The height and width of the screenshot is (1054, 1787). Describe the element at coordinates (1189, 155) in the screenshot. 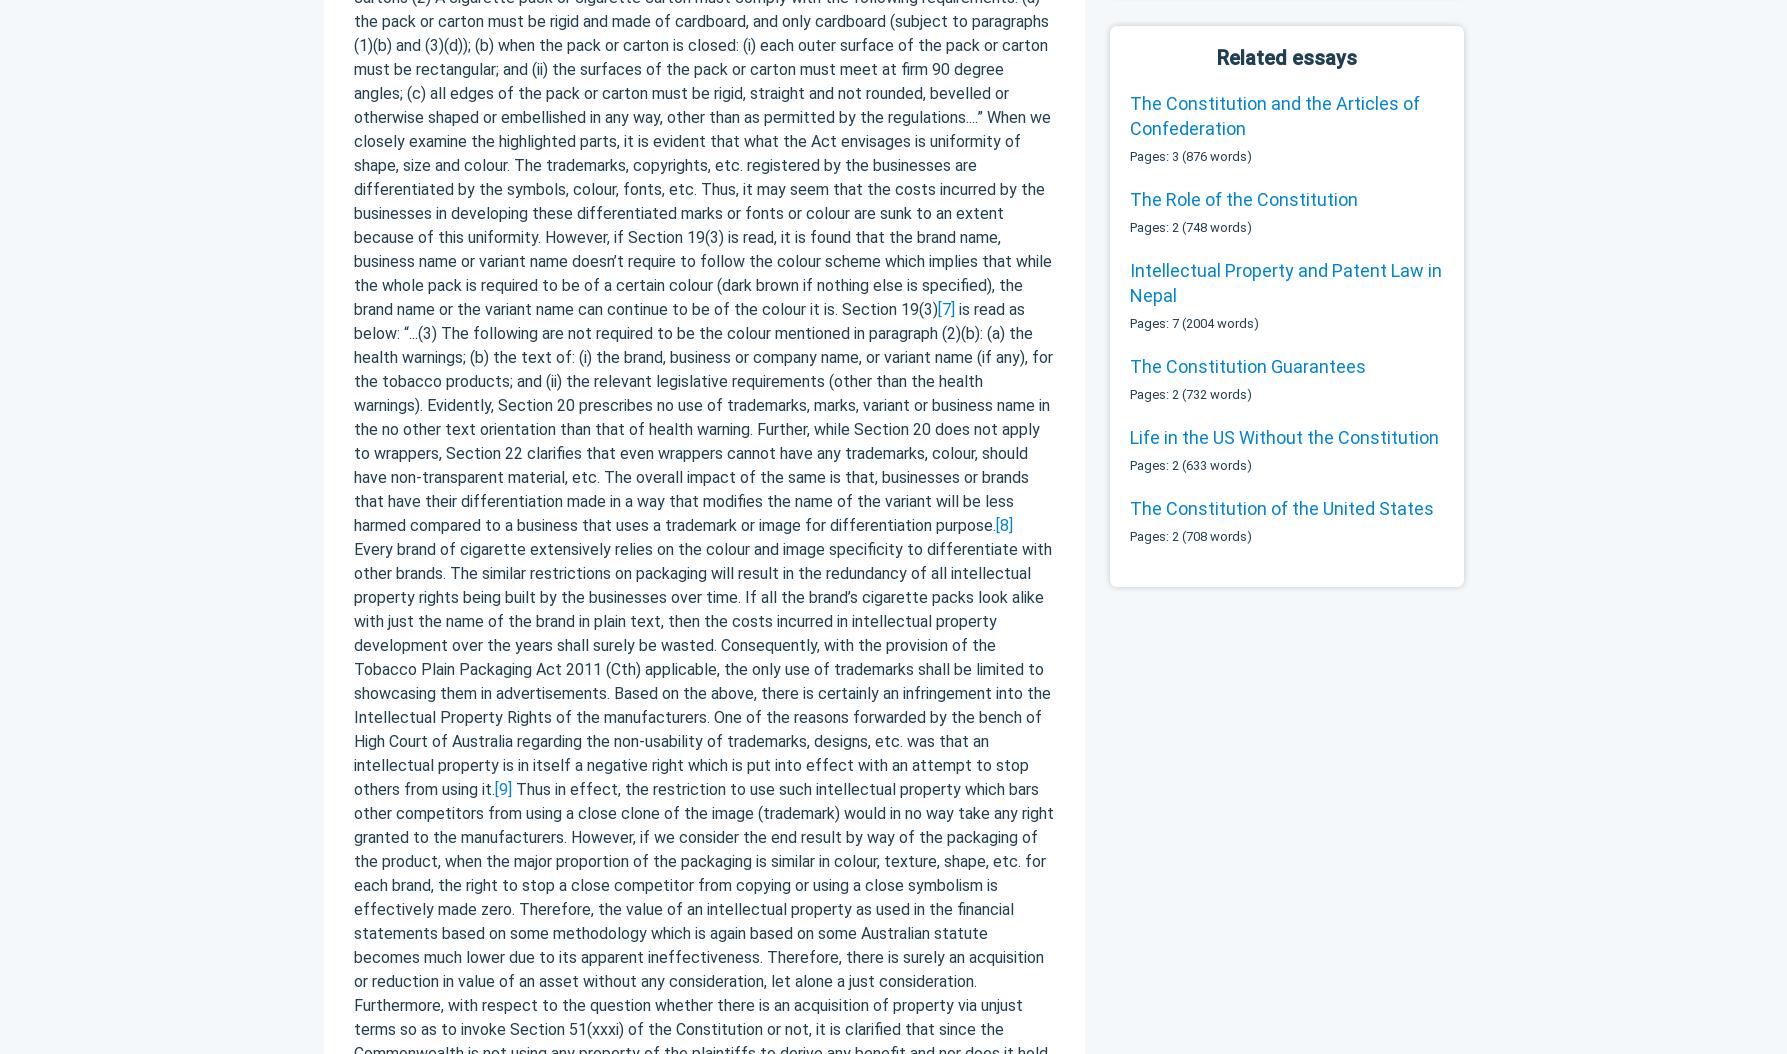

I see `'Pages: 3 (876 words)'` at that location.